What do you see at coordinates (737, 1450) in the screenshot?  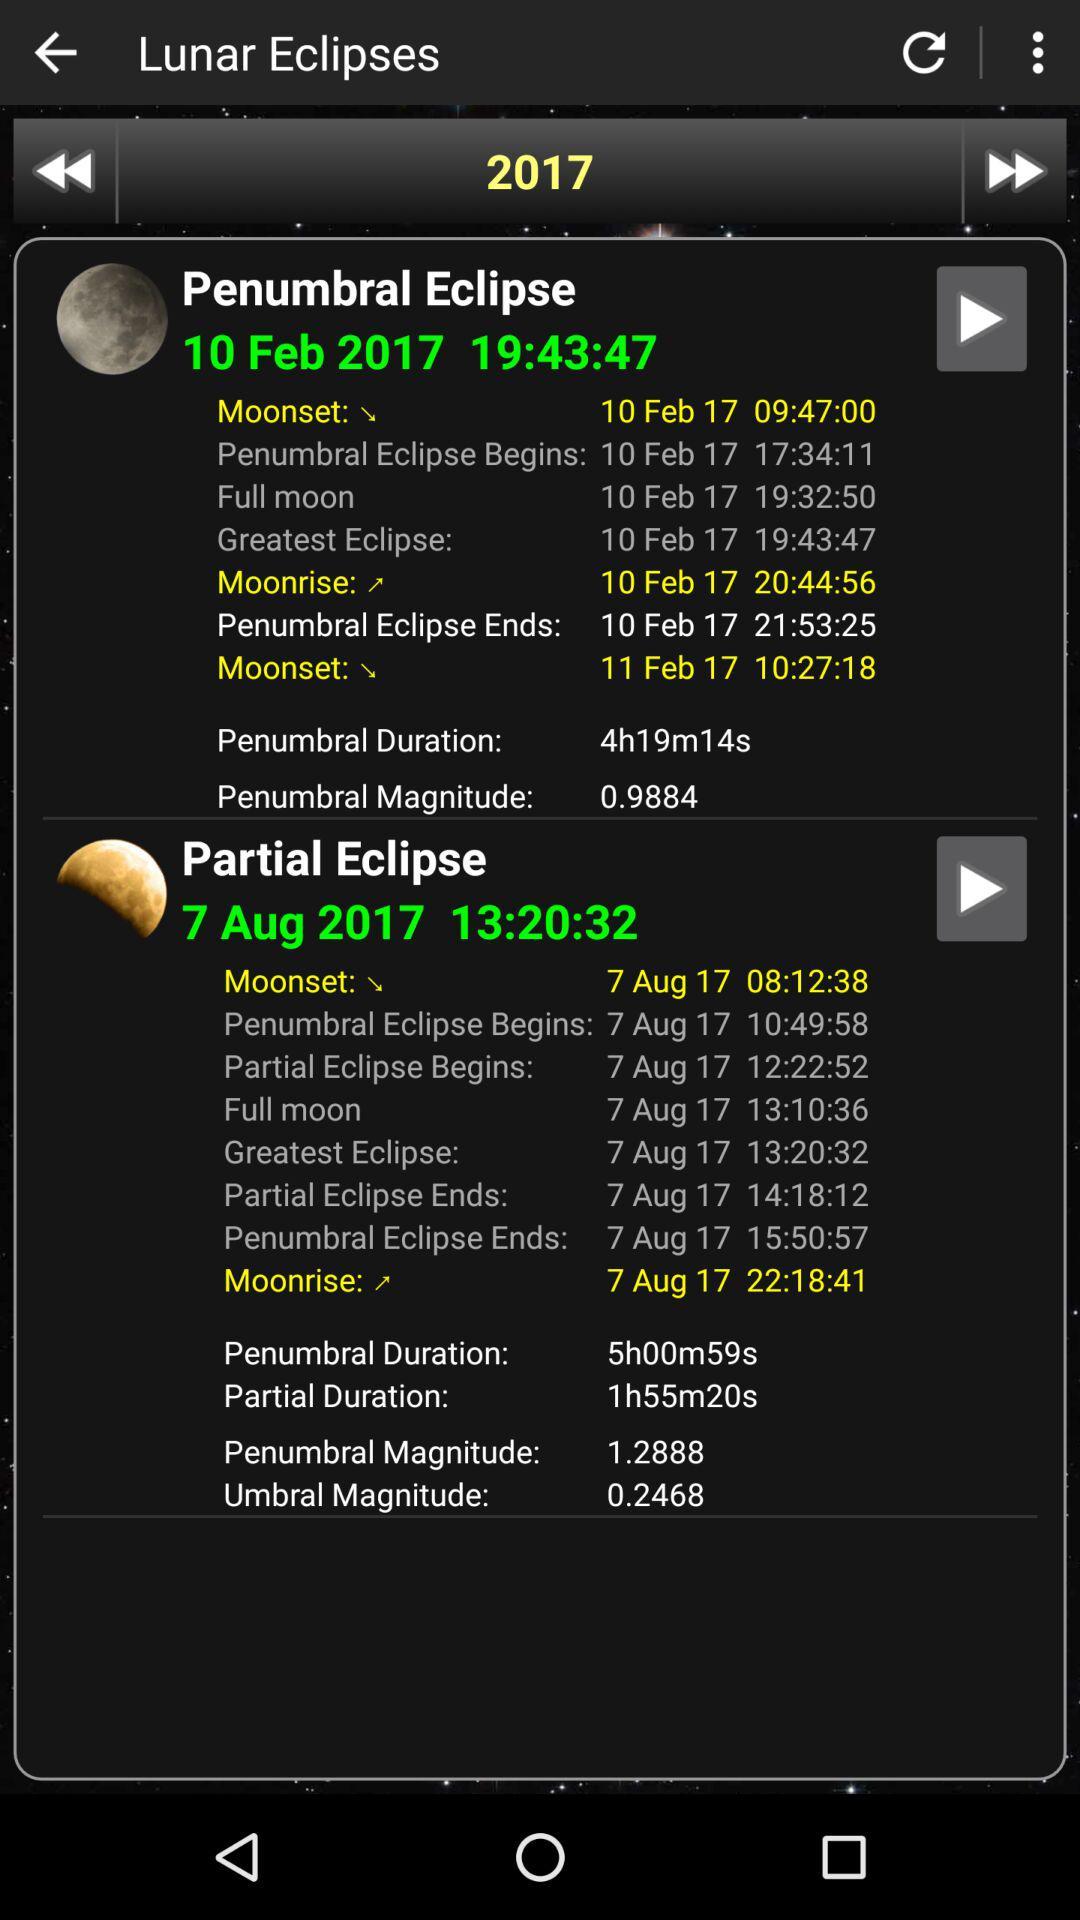 I see `1.2888` at bounding box center [737, 1450].